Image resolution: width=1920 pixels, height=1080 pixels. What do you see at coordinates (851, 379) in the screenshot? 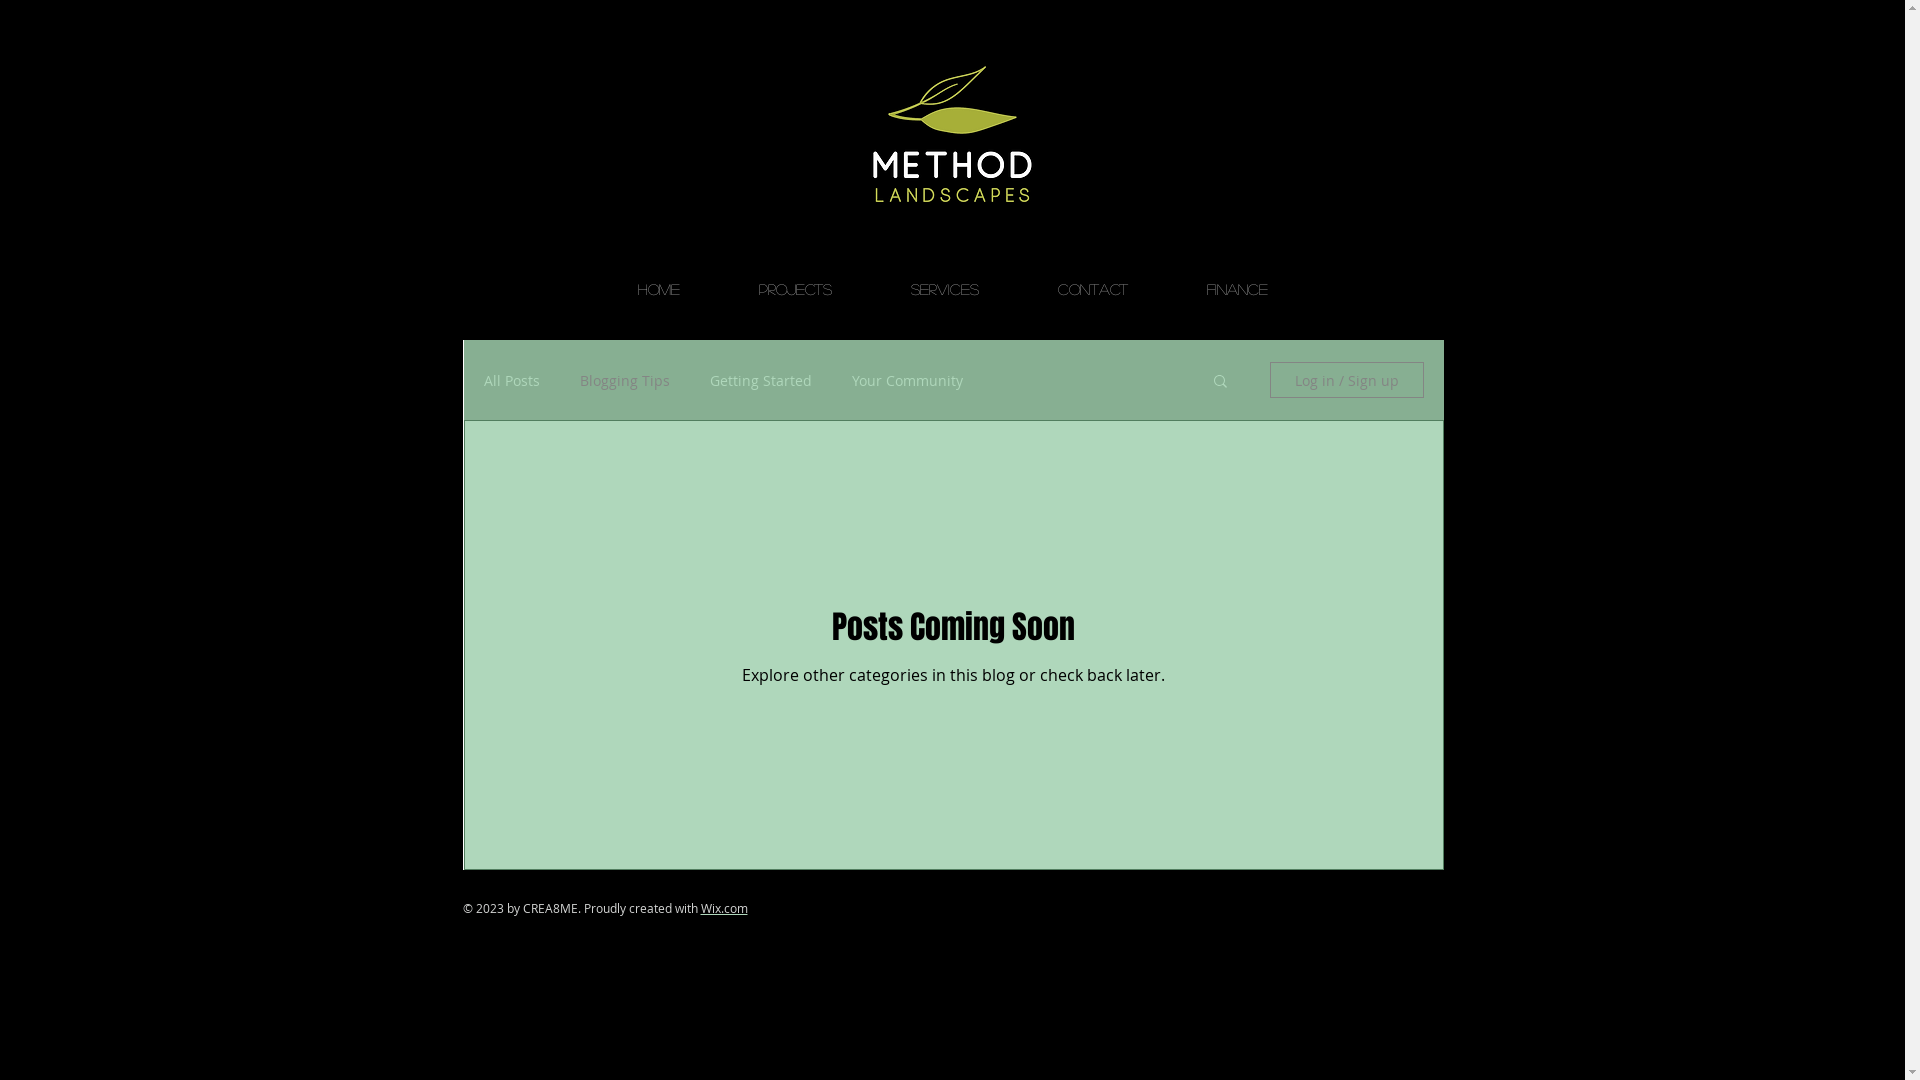
I see `'Your Community'` at bounding box center [851, 379].